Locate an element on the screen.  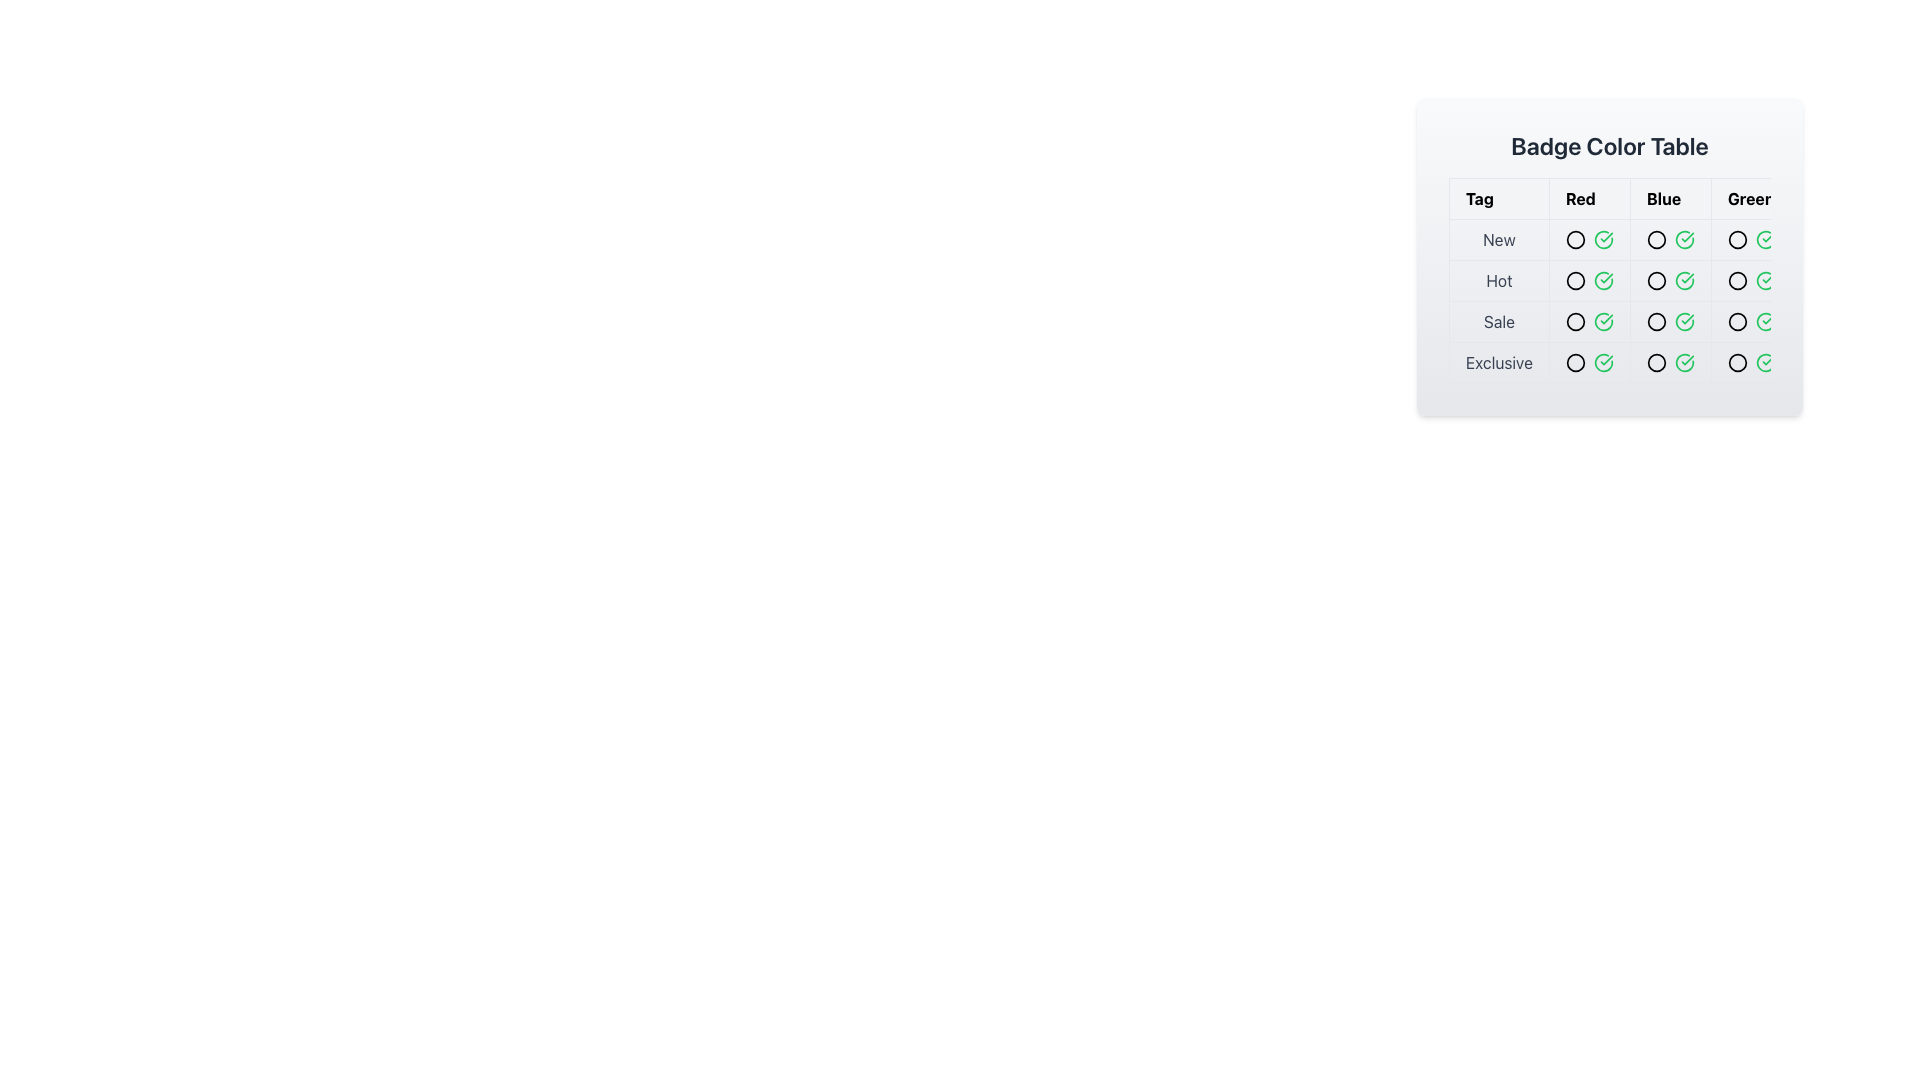
the composite visual indicator consisting of an empty blue circle and a green checkmark located in the 'Badge Color Table' under the 'Blue' column and 'Exclusive' row is located at coordinates (1670, 362).